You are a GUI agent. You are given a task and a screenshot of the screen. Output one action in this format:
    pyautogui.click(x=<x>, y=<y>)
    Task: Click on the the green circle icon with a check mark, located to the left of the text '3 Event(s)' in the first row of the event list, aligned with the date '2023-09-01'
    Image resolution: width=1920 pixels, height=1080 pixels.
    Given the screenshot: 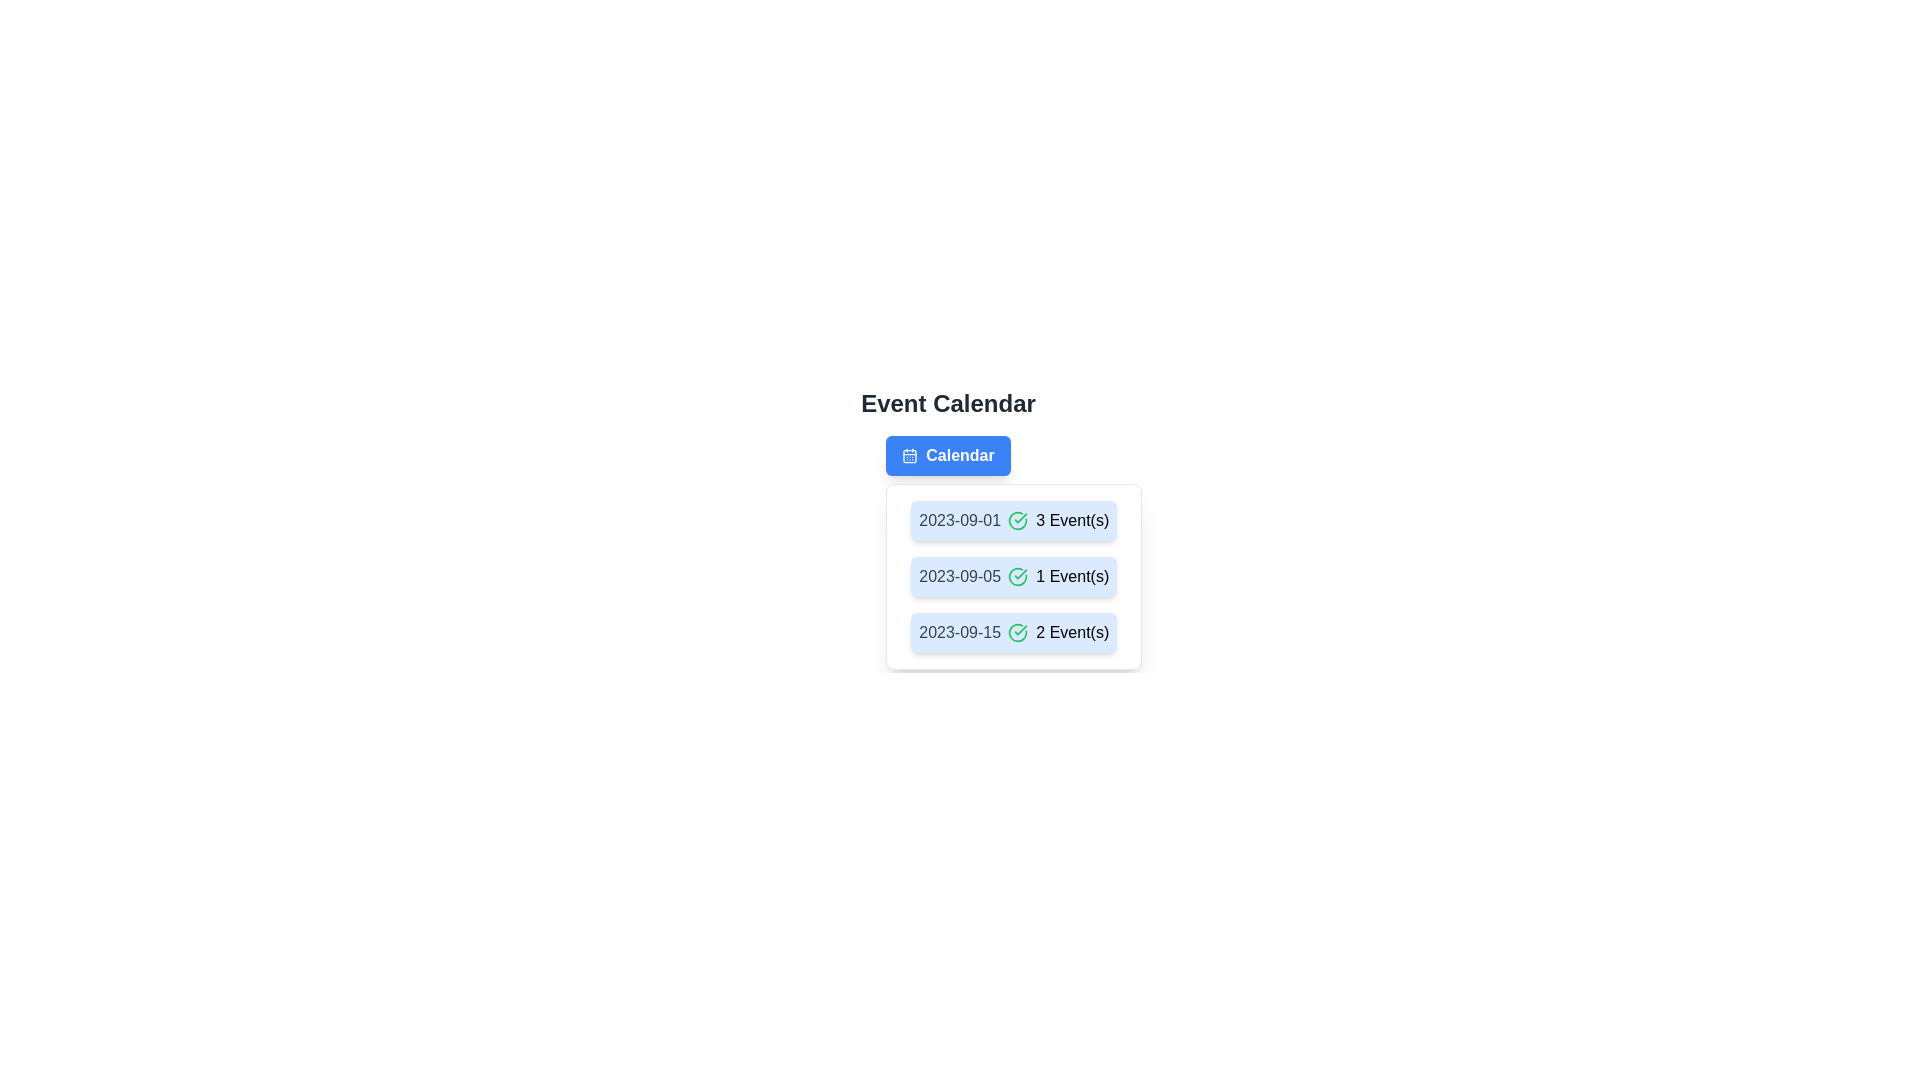 What is the action you would take?
    pyautogui.click(x=1018, y=519)
    